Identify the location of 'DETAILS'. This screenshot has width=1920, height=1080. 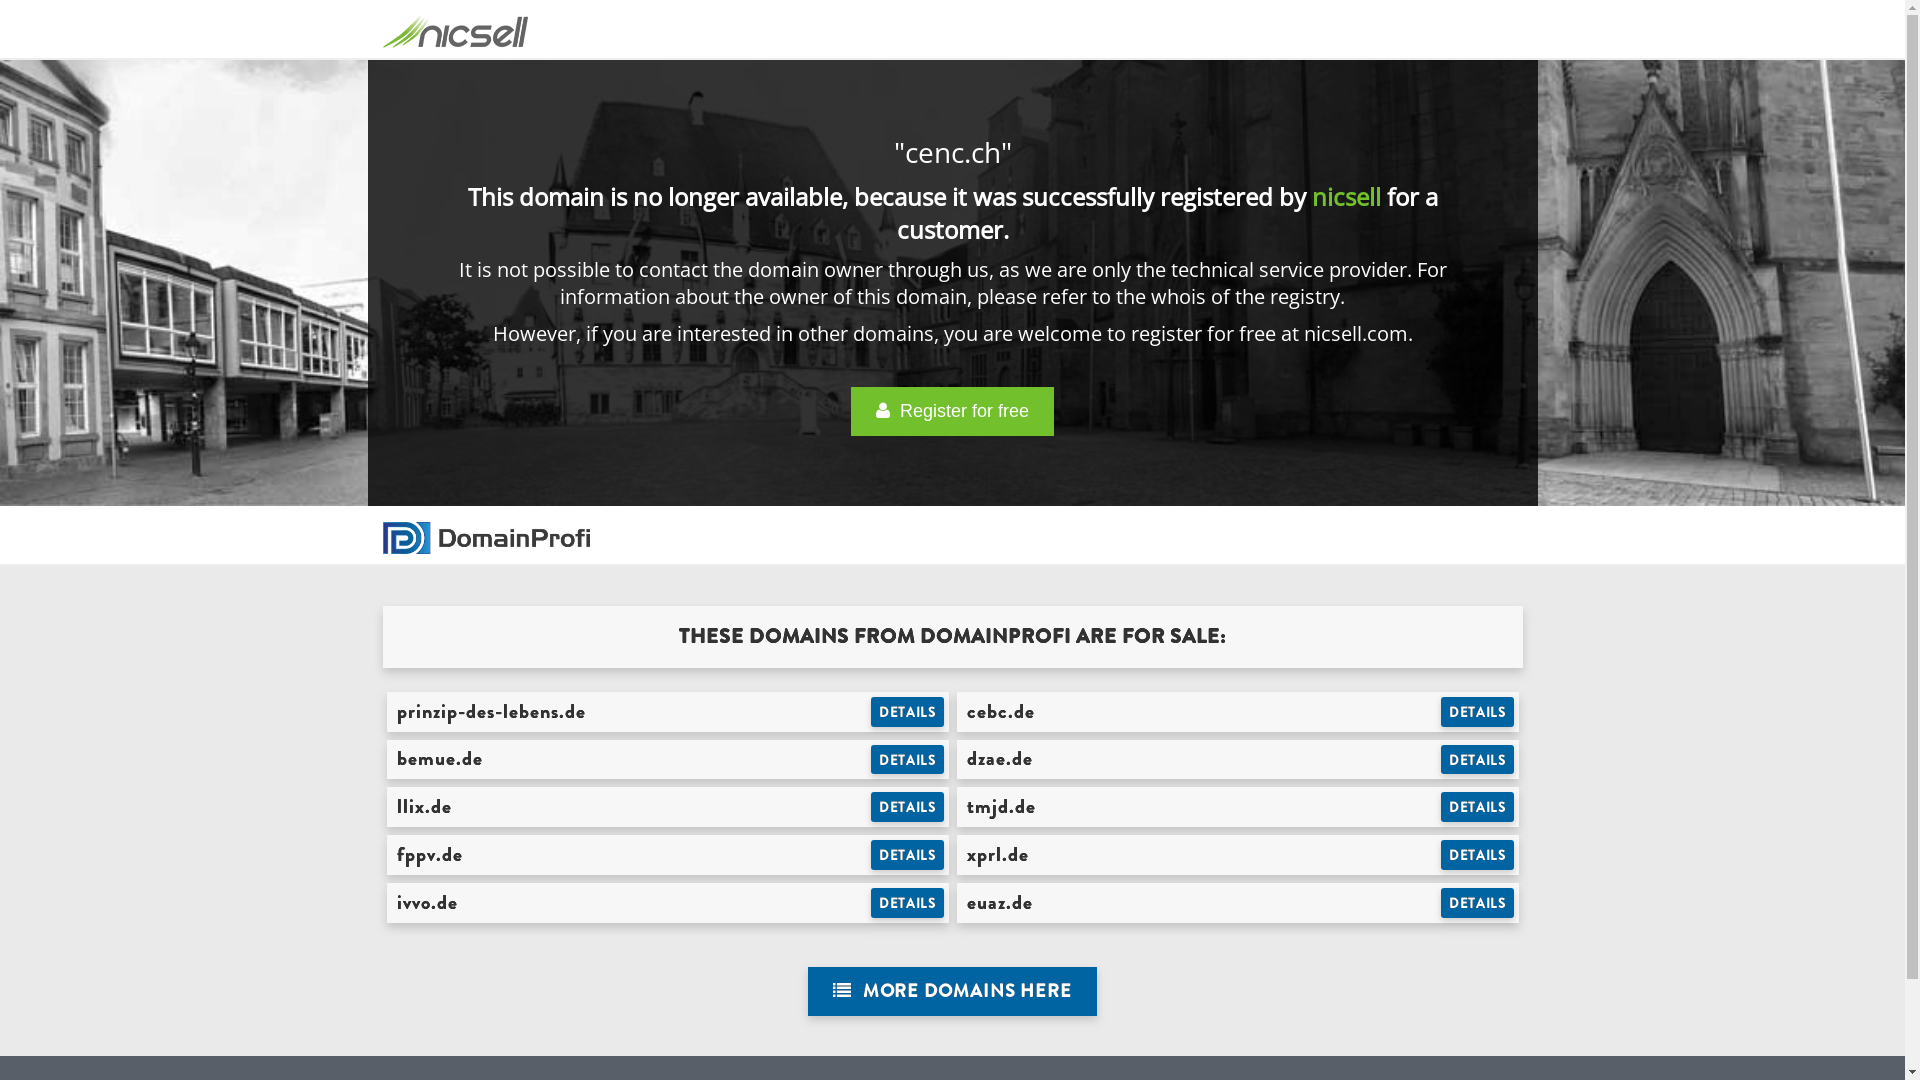
(870, 805).